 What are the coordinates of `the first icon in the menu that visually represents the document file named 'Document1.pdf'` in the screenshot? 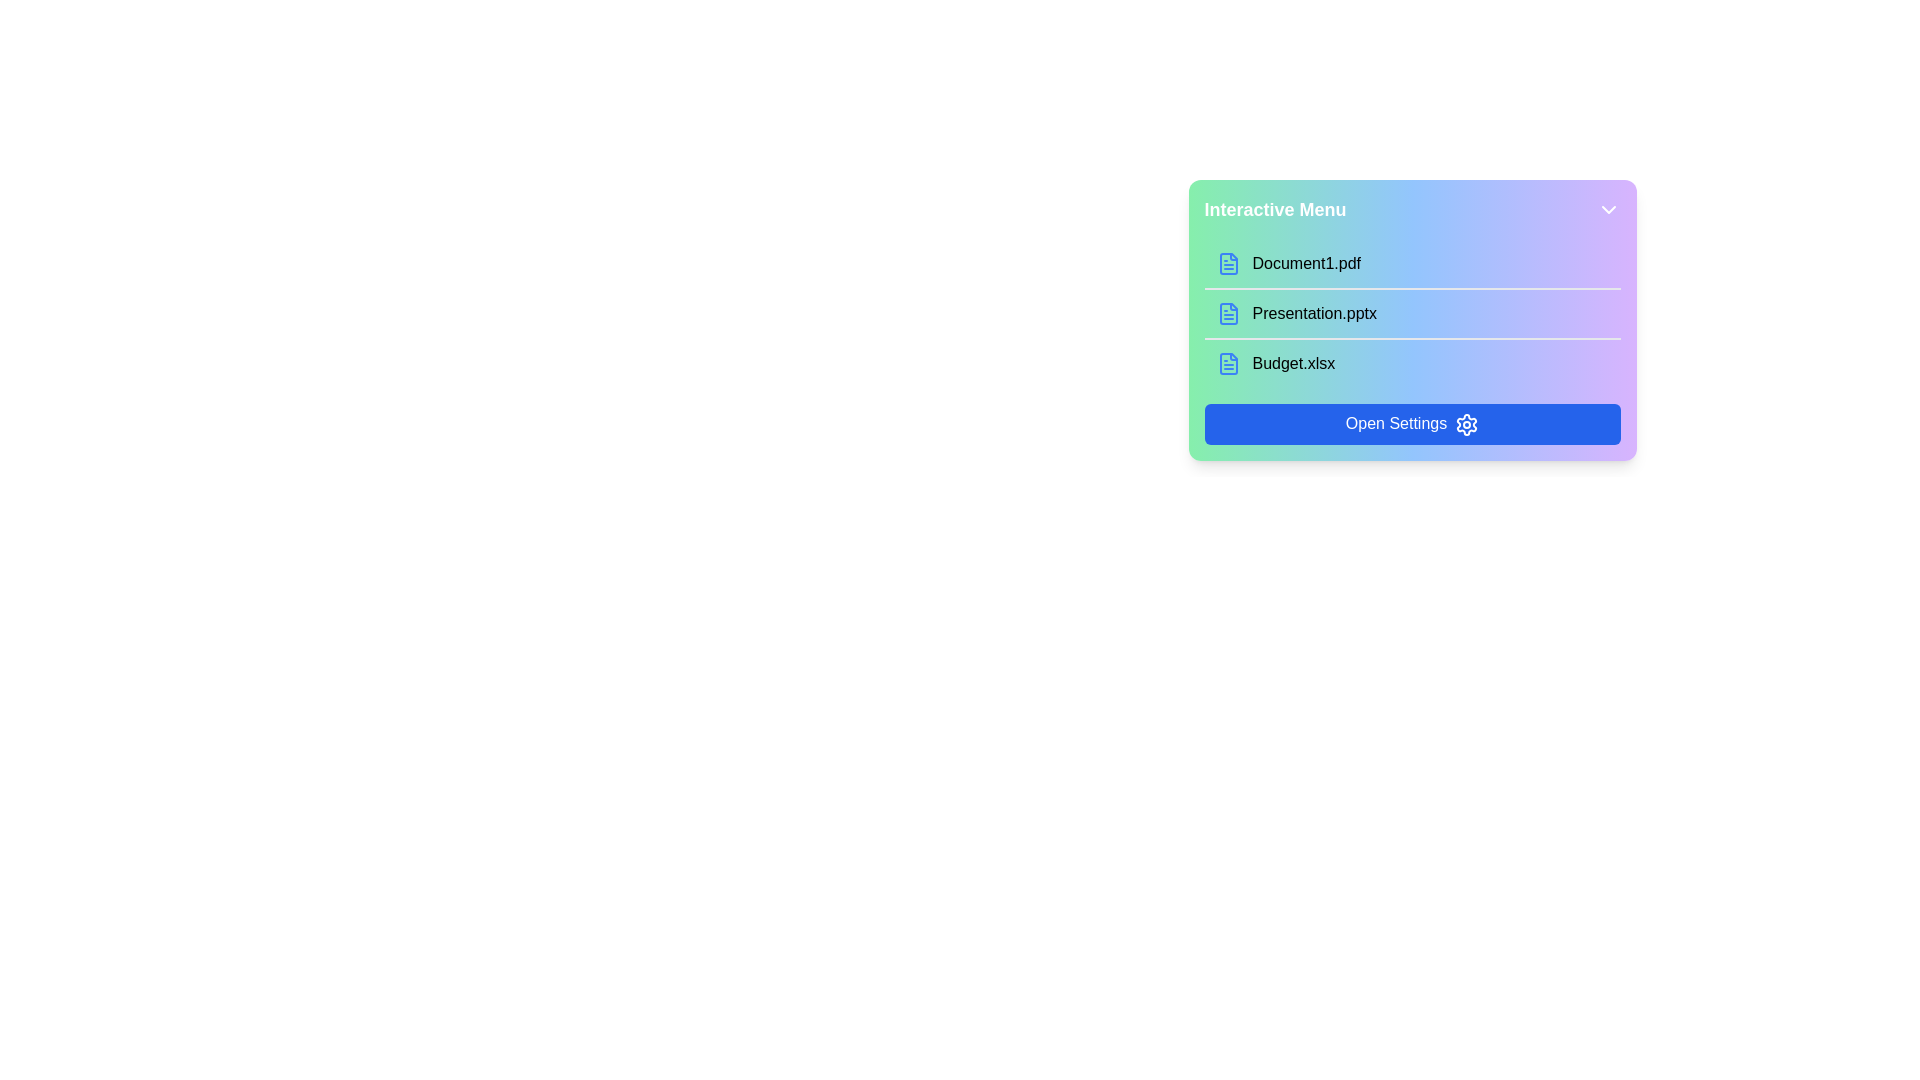 It's located at (1227, 262).